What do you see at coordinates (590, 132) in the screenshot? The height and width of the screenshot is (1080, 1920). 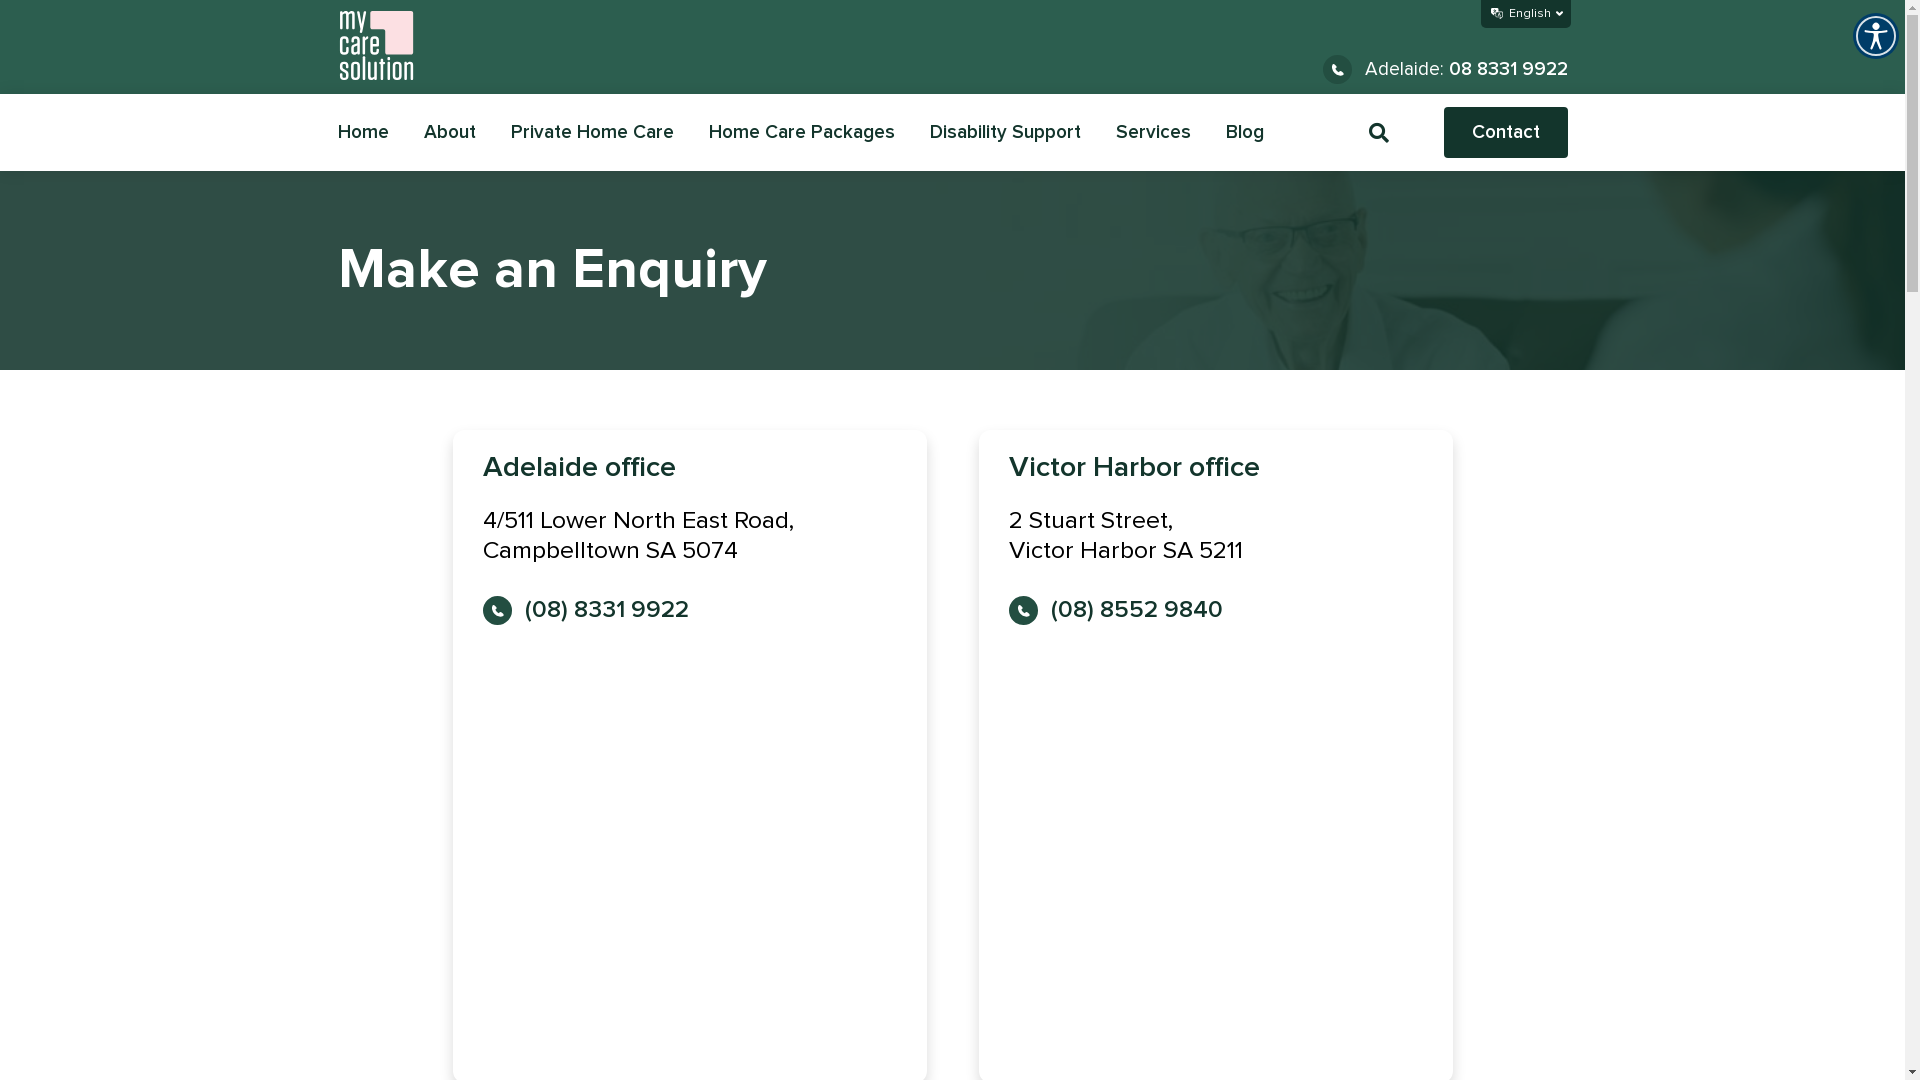 I see `'Private Home Care'` at bounding box center [590, 132].